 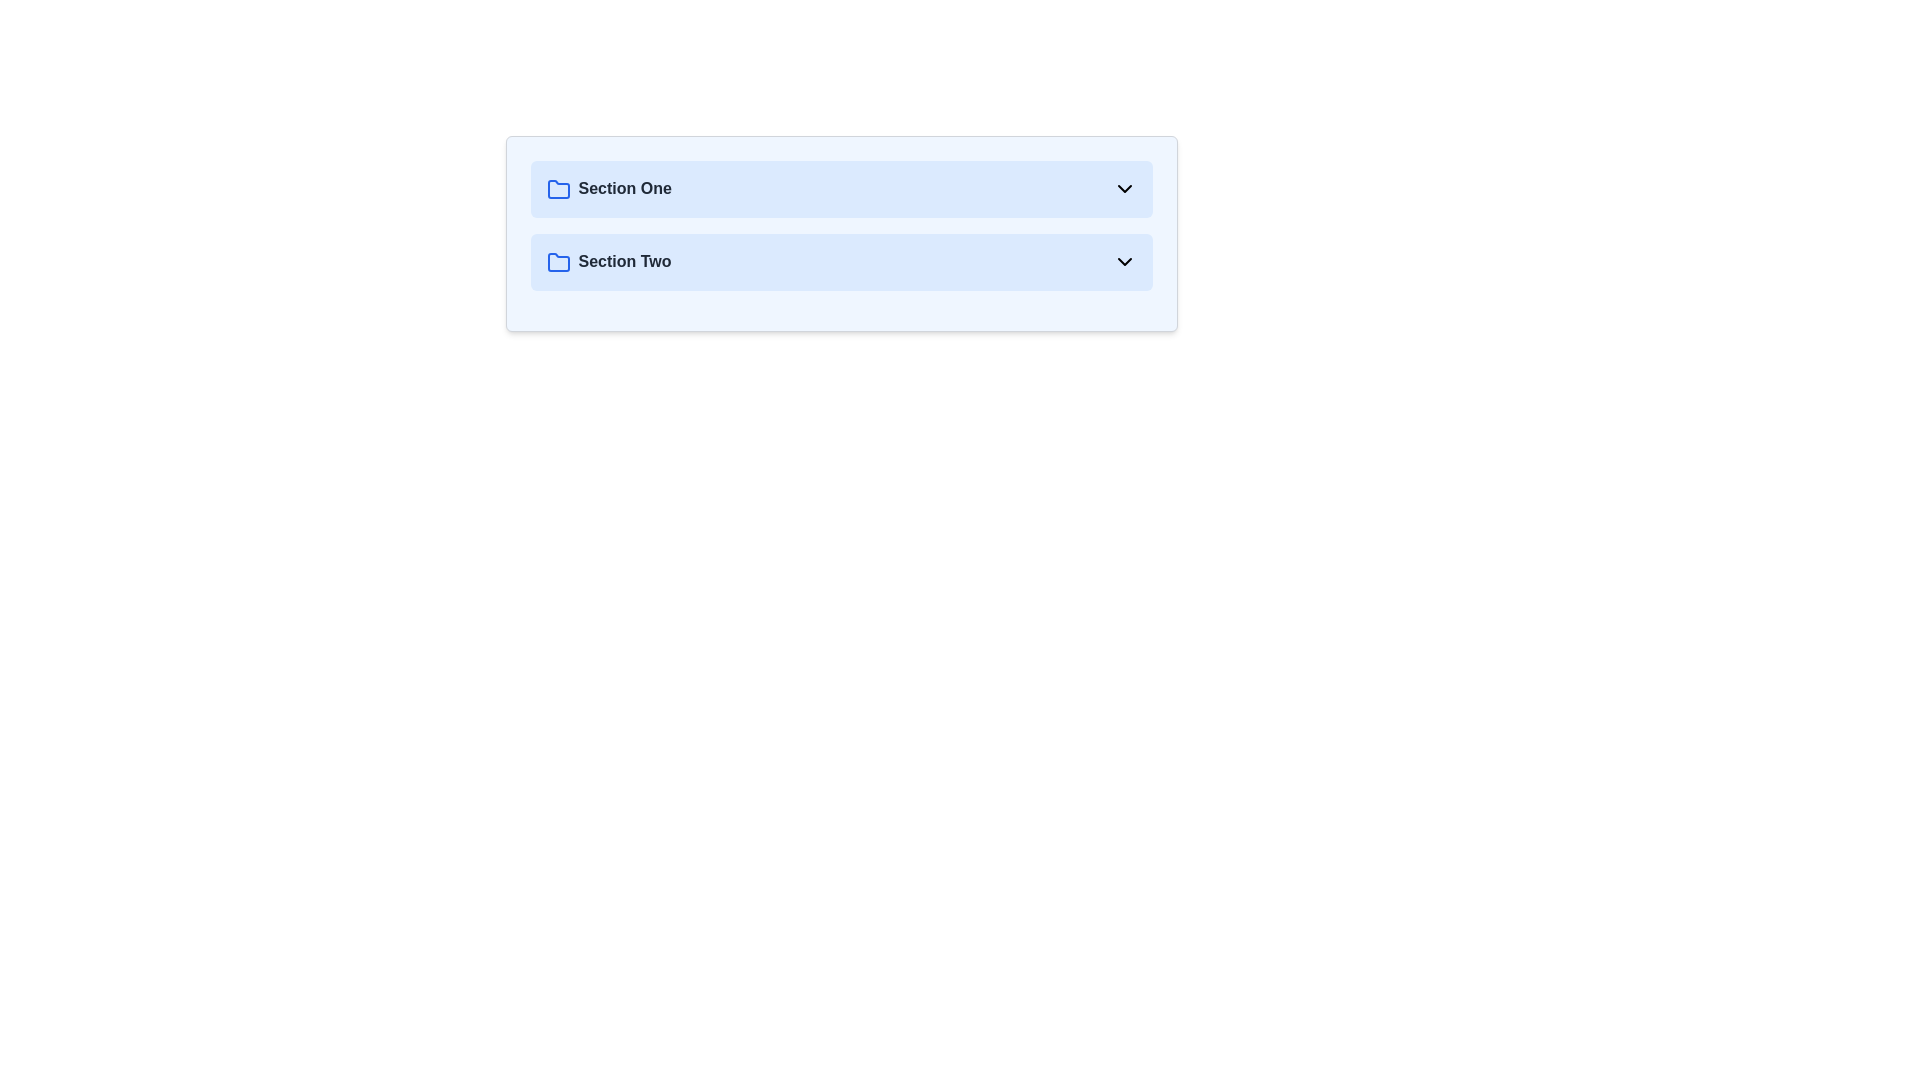 What do you see at coordinates (608, 189) in the screenshot?
I see `the text label that serves as the descriptive label for the first section in the vertically stacked list` at bounding box center [608, 189].